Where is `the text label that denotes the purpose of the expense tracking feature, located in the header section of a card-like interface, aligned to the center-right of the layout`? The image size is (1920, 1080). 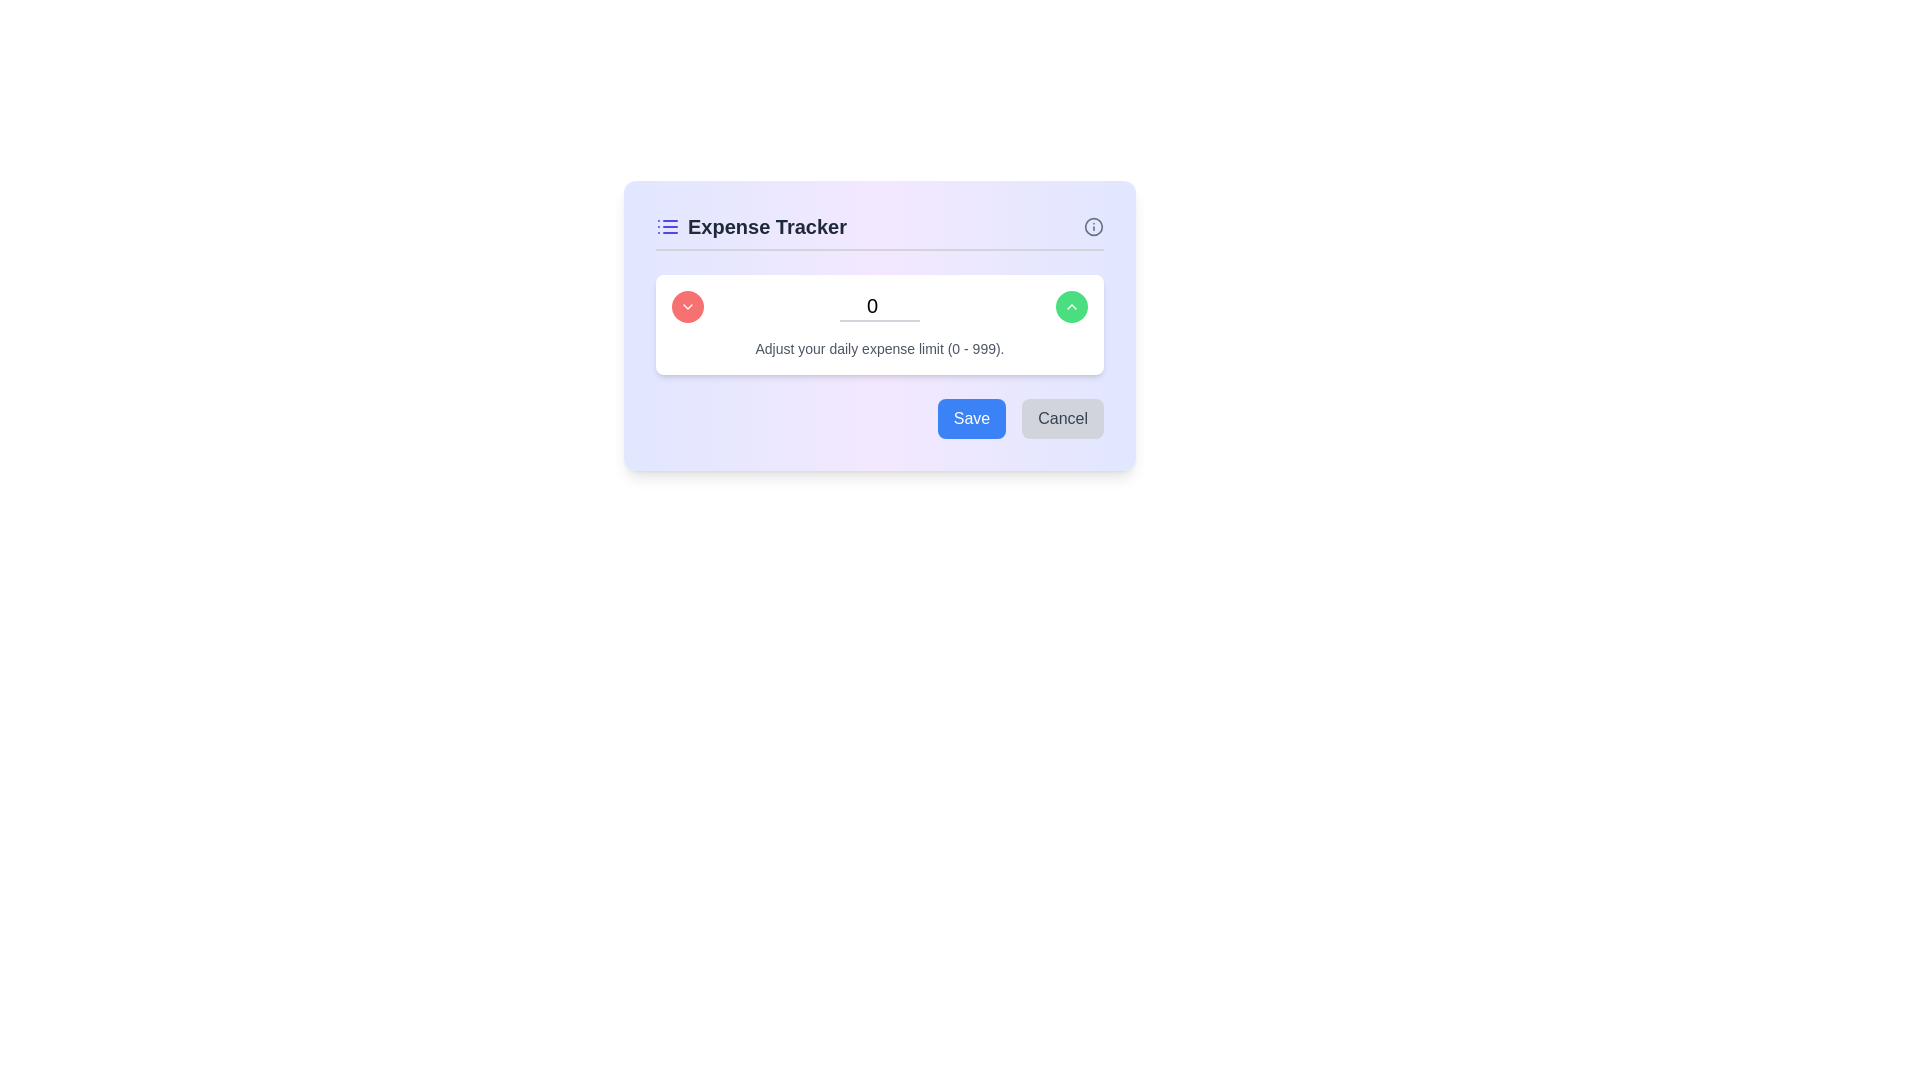
the text label that denotes the purpose of the expense tracking feature, located in the header section of a card-like interface, aligned to the center-right of the layout is located at coordinates (766, 226).